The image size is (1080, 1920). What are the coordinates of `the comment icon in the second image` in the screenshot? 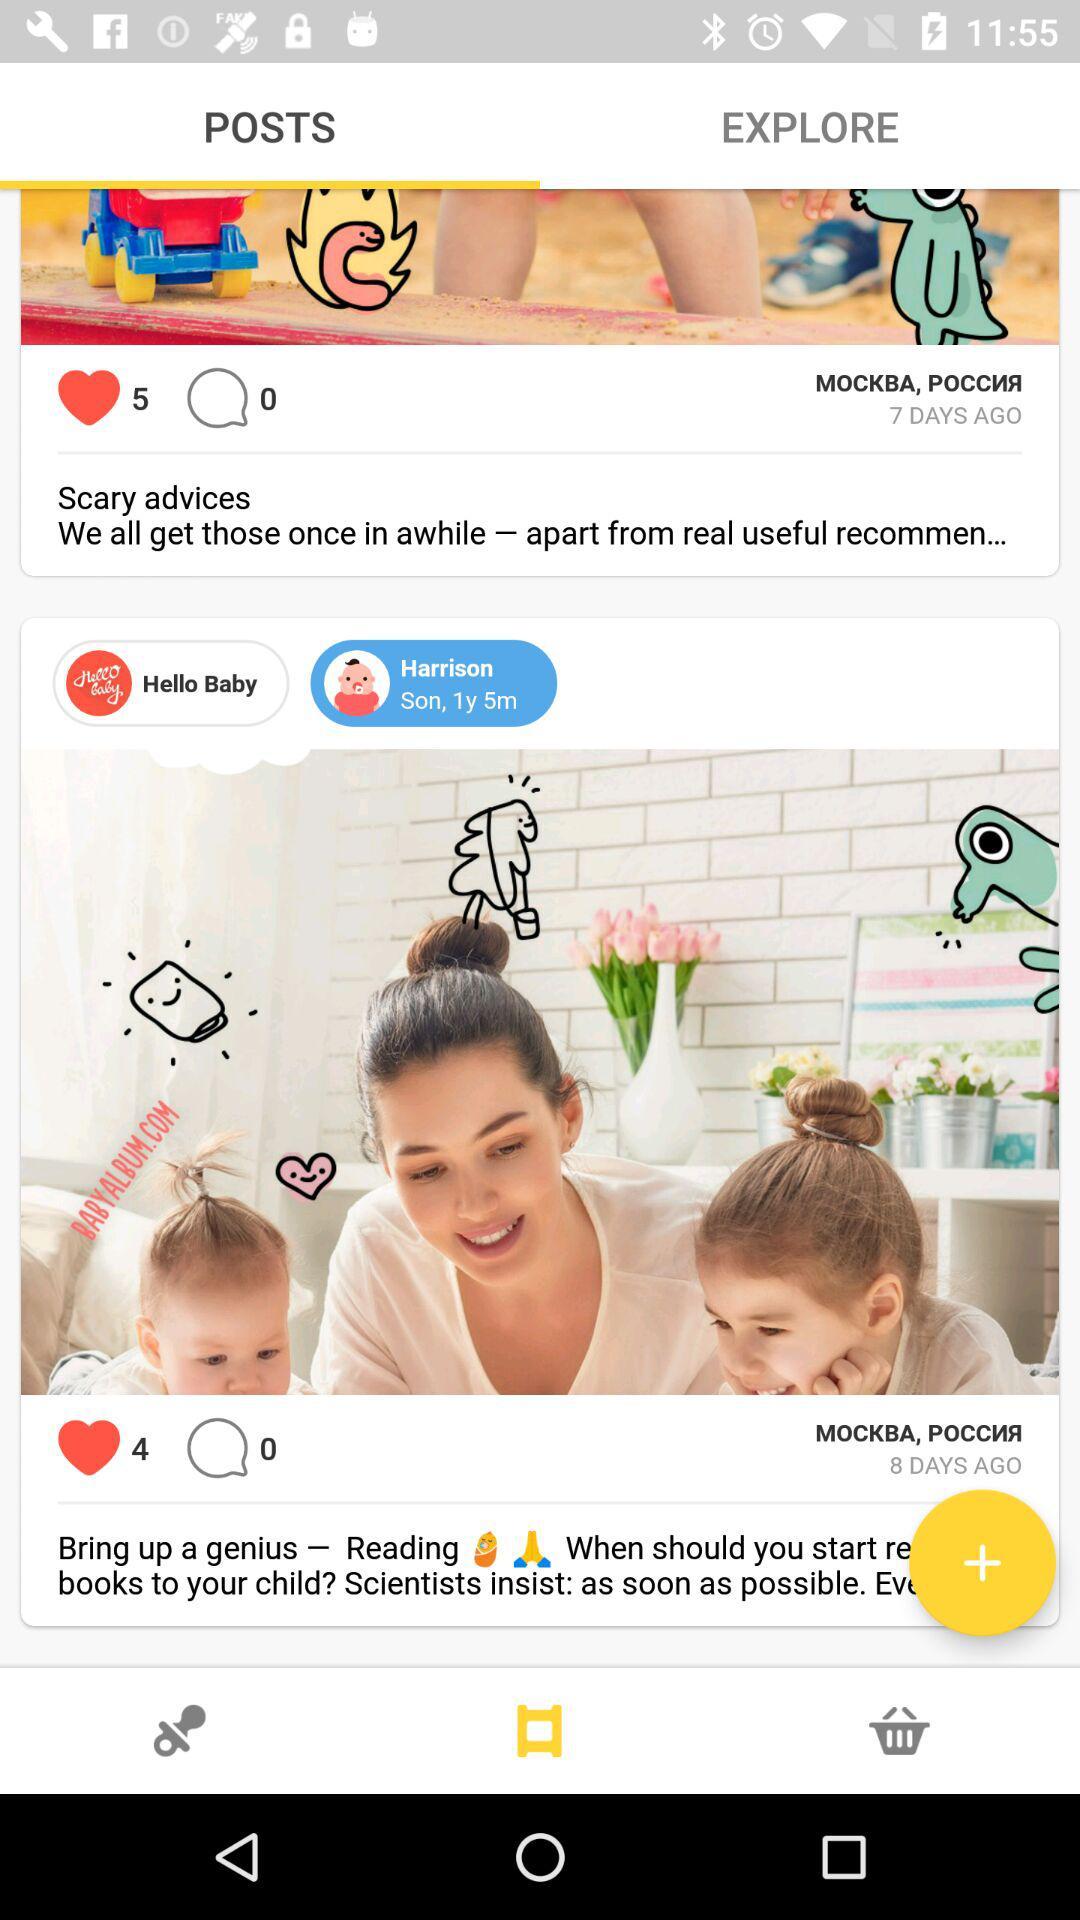 It's located at (217, 1448).